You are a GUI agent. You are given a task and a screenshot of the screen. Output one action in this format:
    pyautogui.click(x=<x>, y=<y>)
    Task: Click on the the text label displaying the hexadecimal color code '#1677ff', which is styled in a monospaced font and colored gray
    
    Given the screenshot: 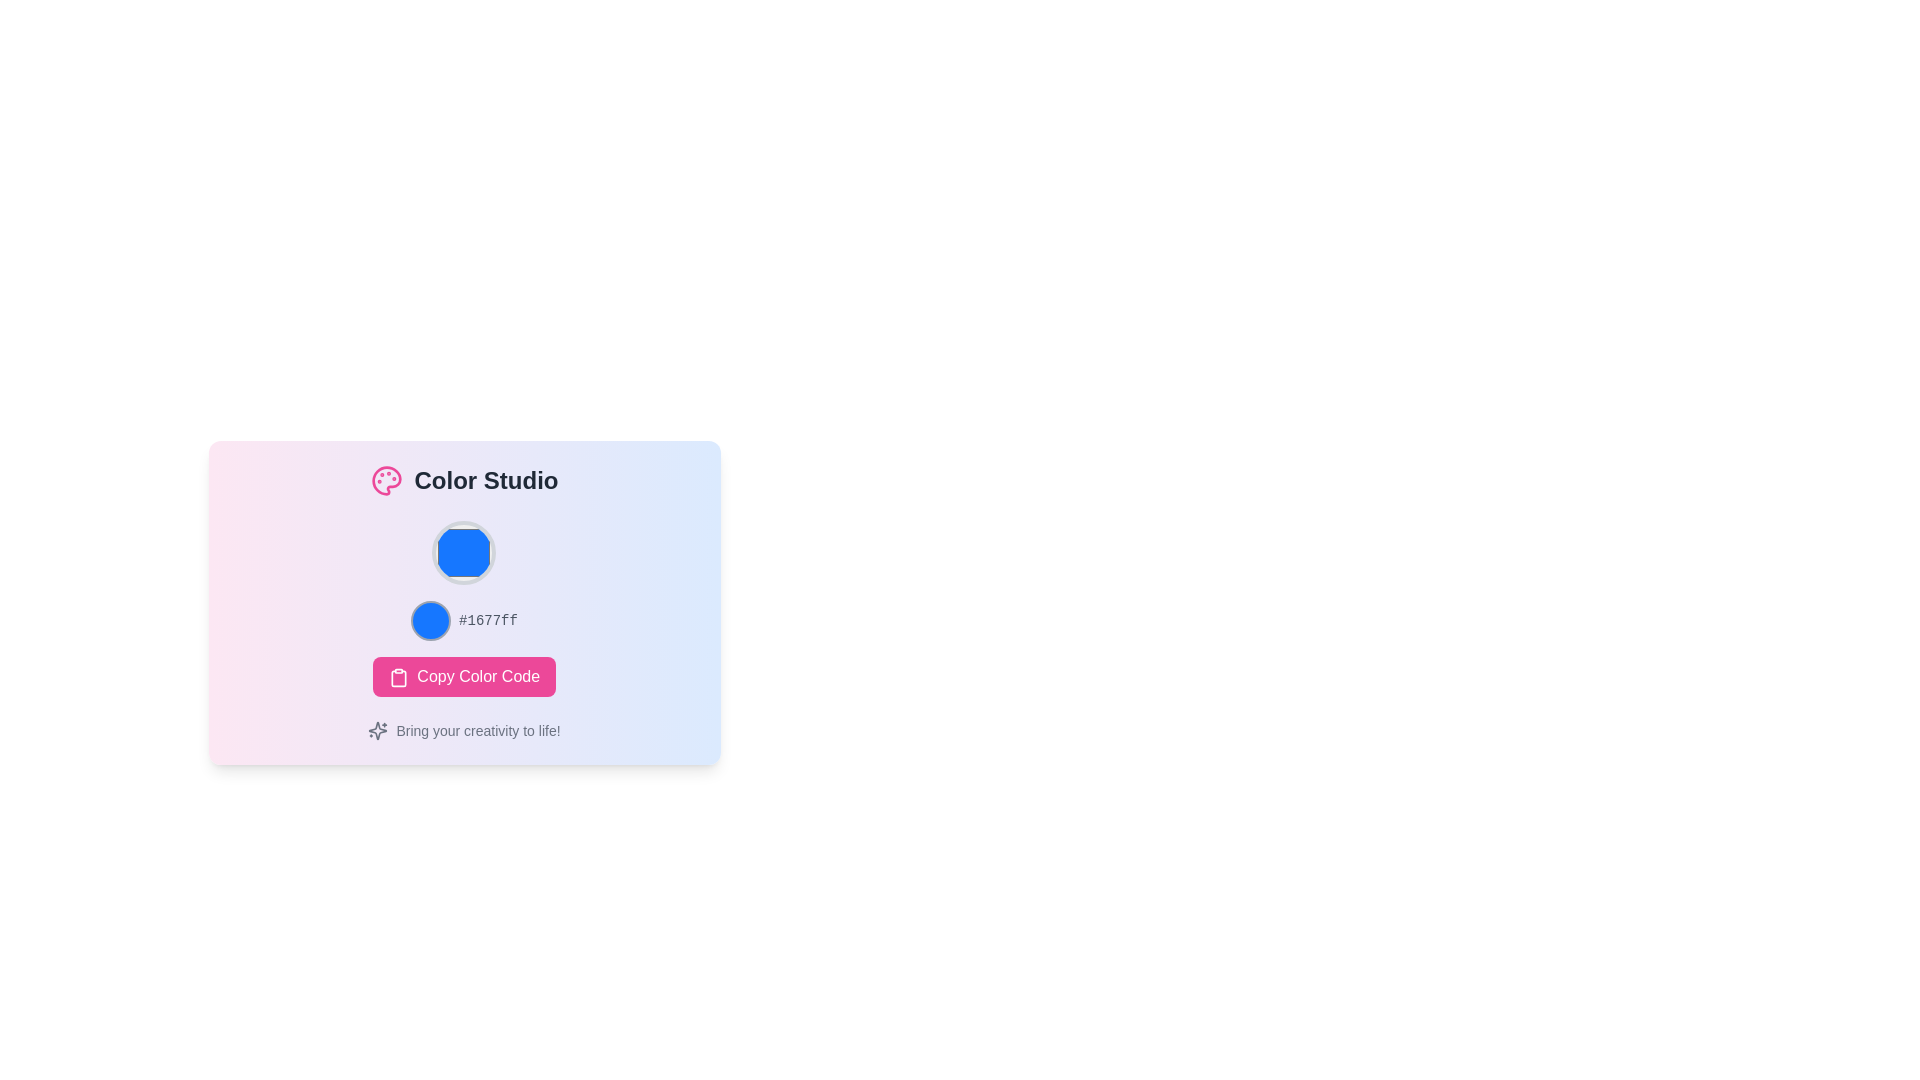 What is the action you would take?
    pyautogui.click(x=488, y=620)
    